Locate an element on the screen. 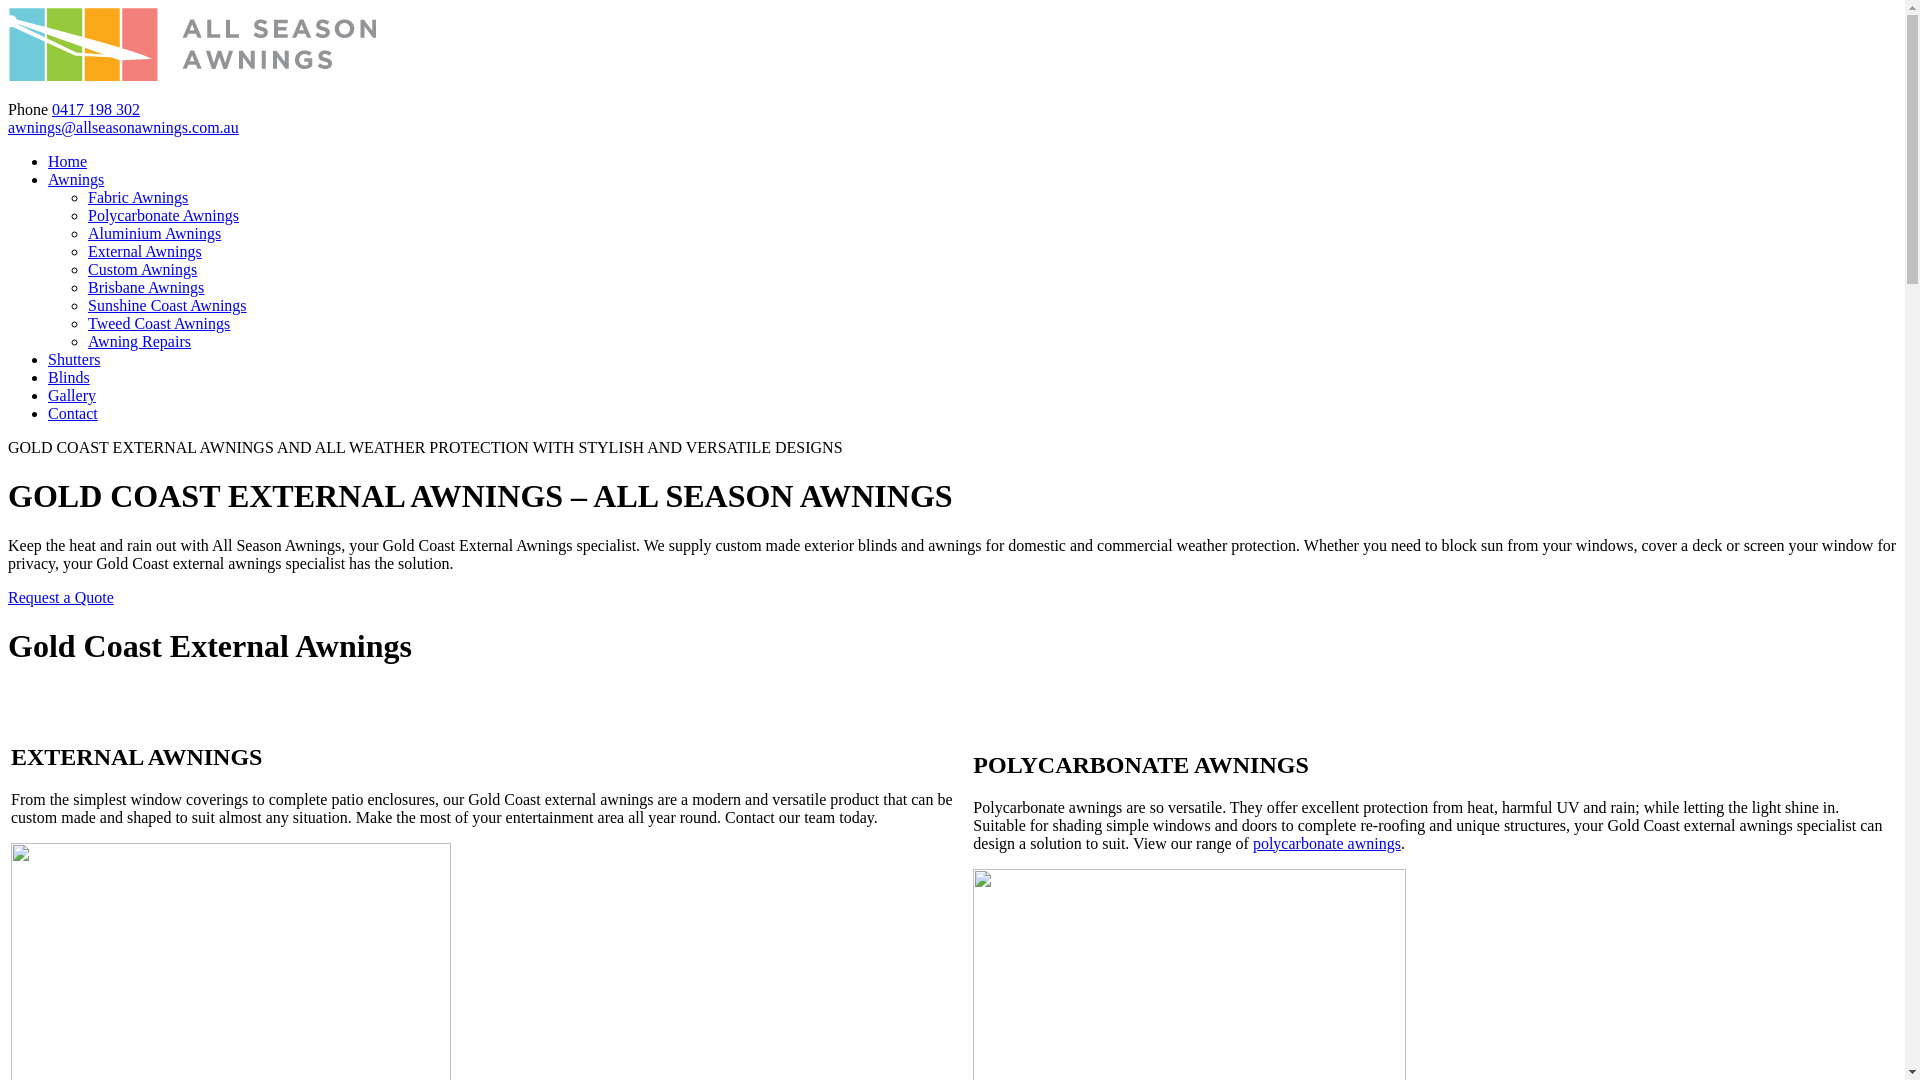  'Aluminium Awnings' is located at coordinates (153, 232).